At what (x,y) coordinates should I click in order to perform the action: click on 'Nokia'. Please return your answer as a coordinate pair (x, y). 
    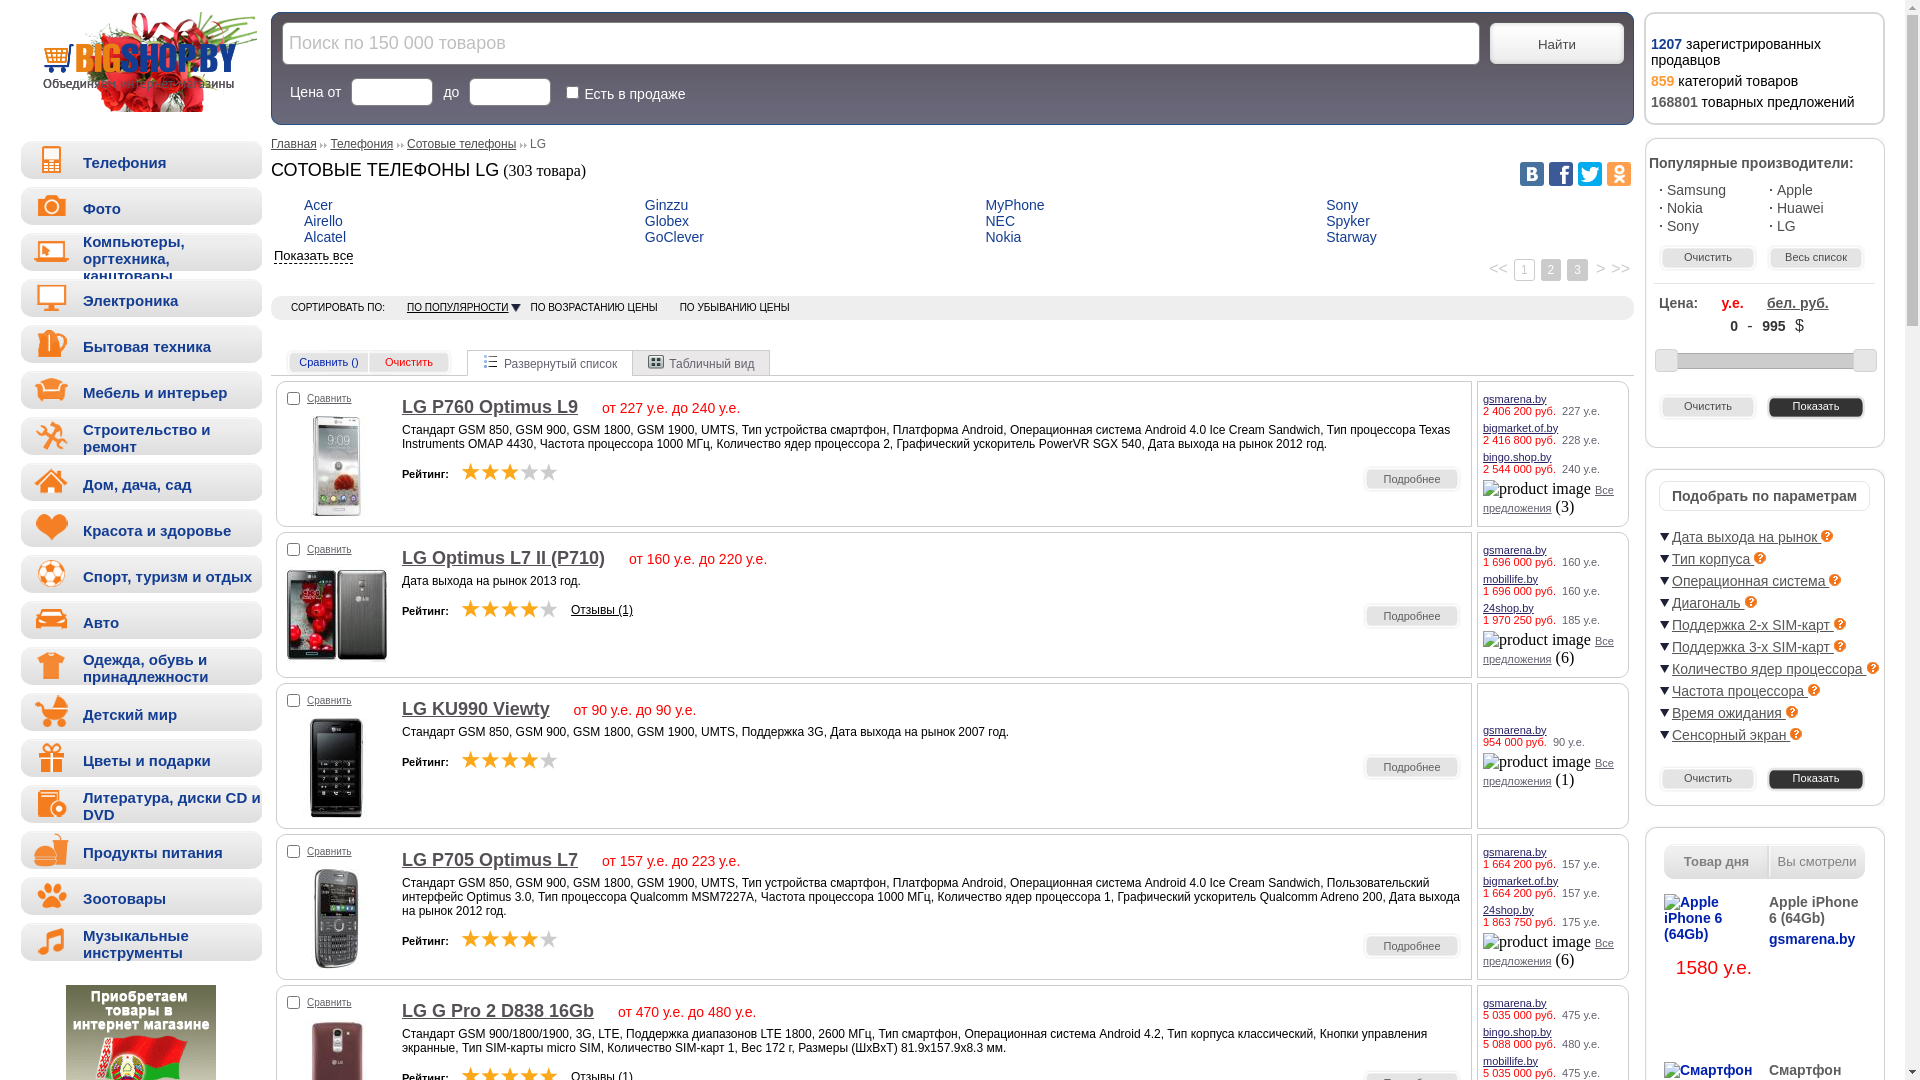
    Looking at the image, I should click on (985, 235).